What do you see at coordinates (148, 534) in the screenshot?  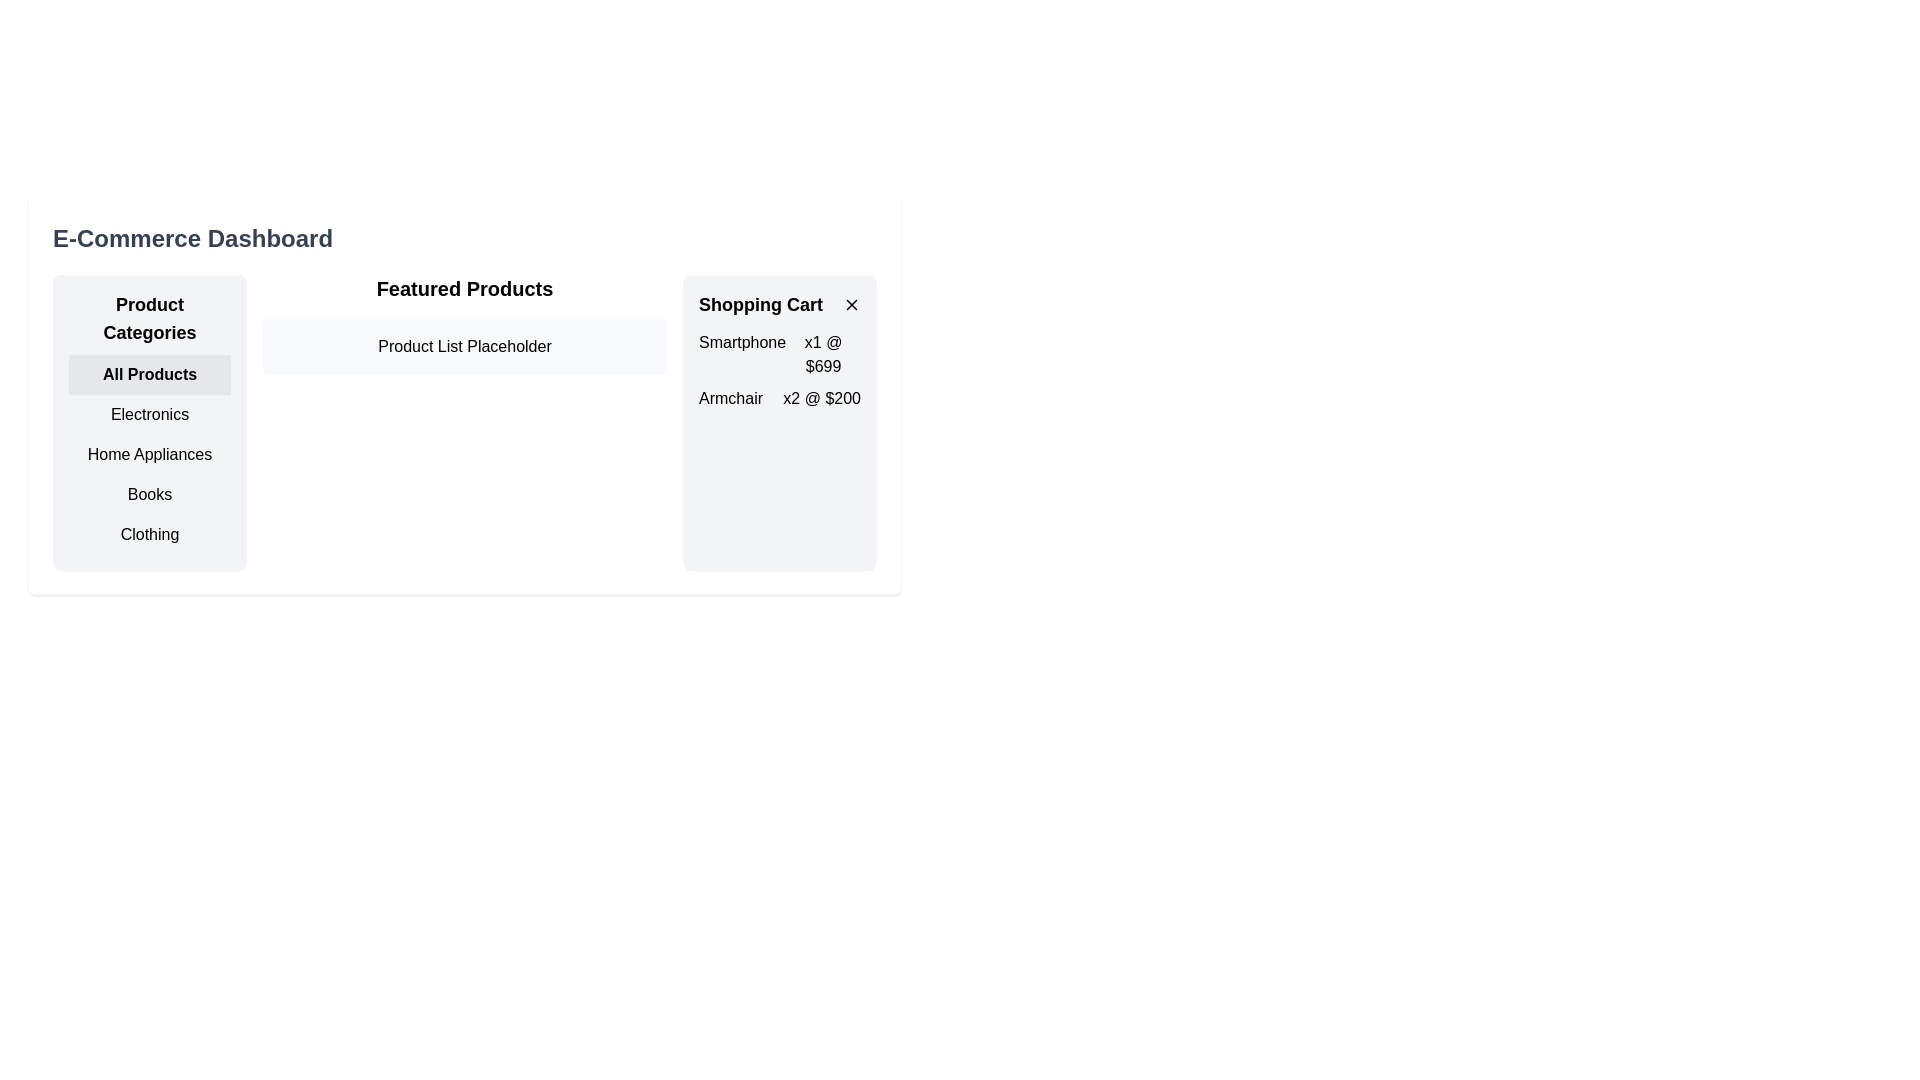 I see `the Category list item displaying 'Clothing', which is the last item in the vertical list under 'Product Categories'` at bounding box center [148, 534].